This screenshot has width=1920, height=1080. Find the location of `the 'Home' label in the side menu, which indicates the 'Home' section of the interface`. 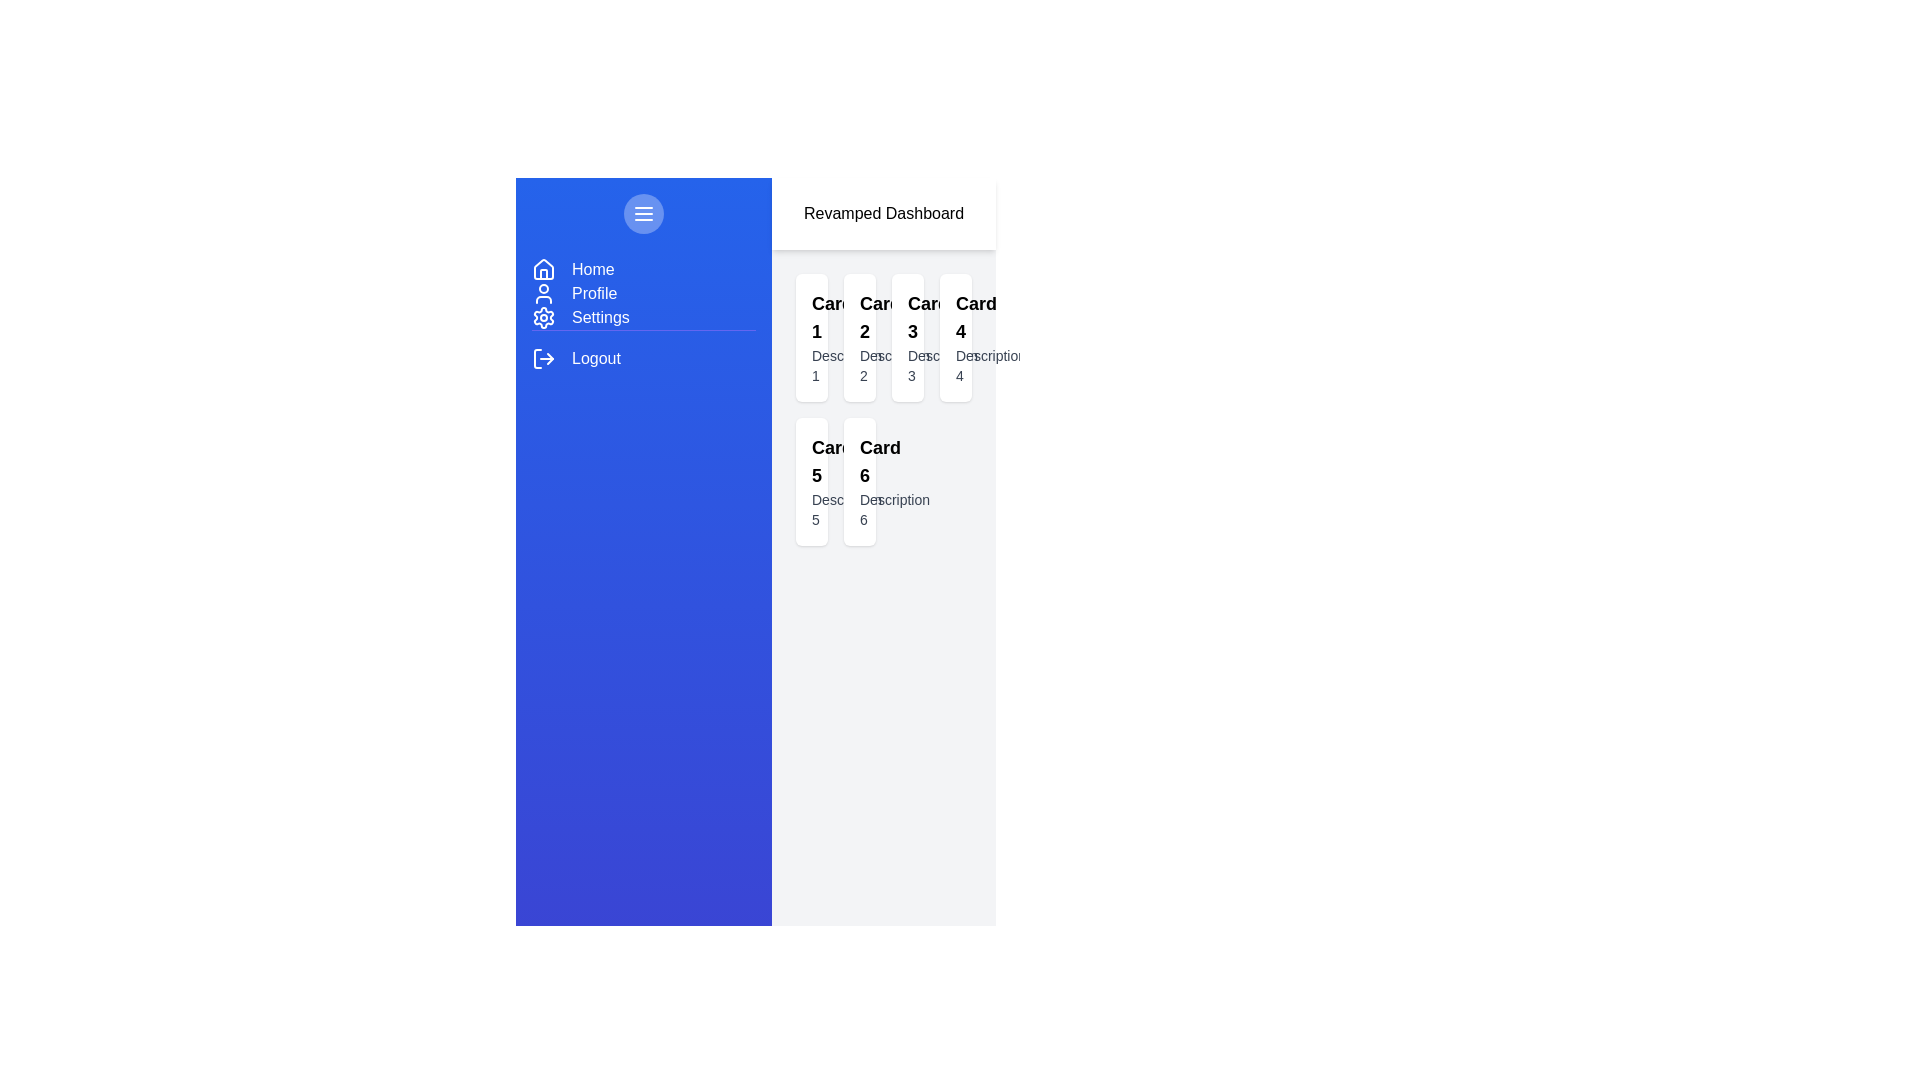

the 'Home' label in the side menu, which indicates the 'Home' section of the interface is located at coordinates (592, 270).